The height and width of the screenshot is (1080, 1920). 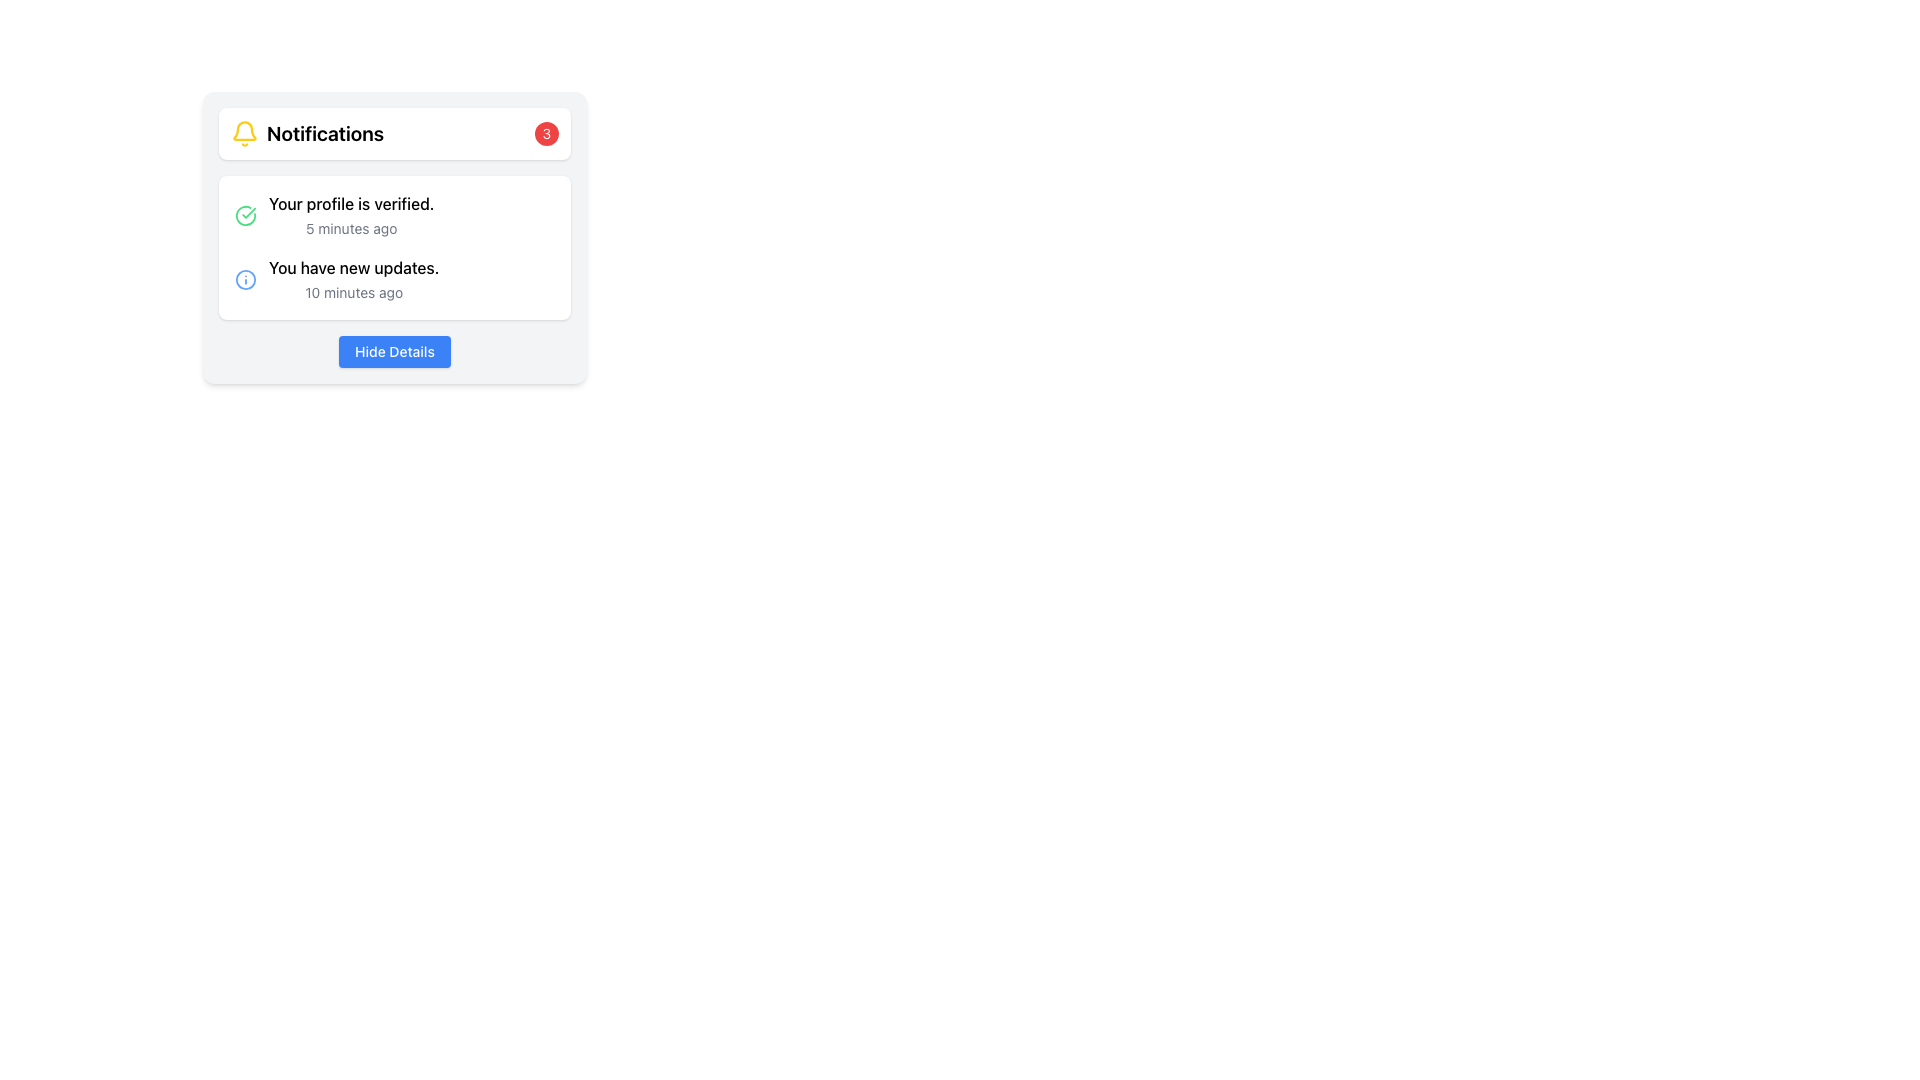 What do you see at coordinates (244, 280) in the screenshot?
I see `the circular SVG element with a thin stroke outline located in the top-right of the notification box` at bounding box center [244, 280].